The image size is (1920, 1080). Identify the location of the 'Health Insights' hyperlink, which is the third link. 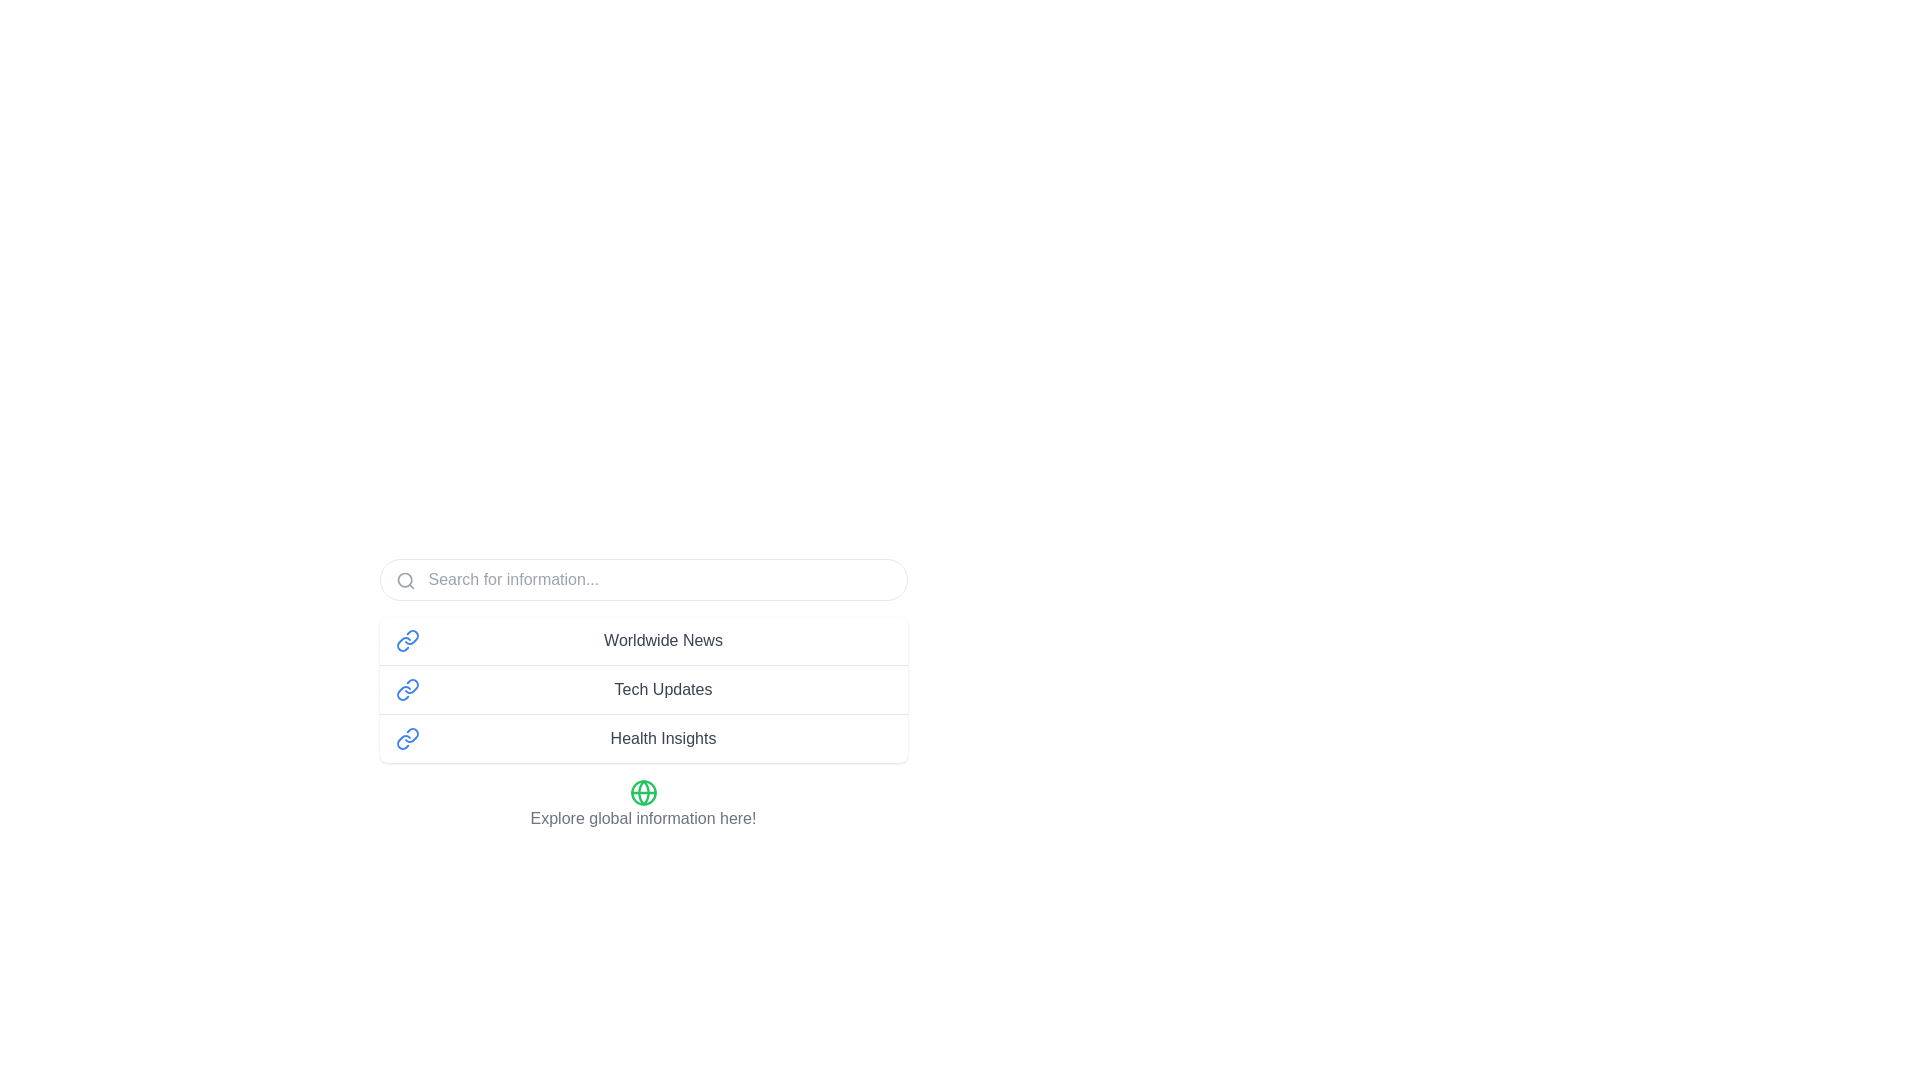
(663, 739).